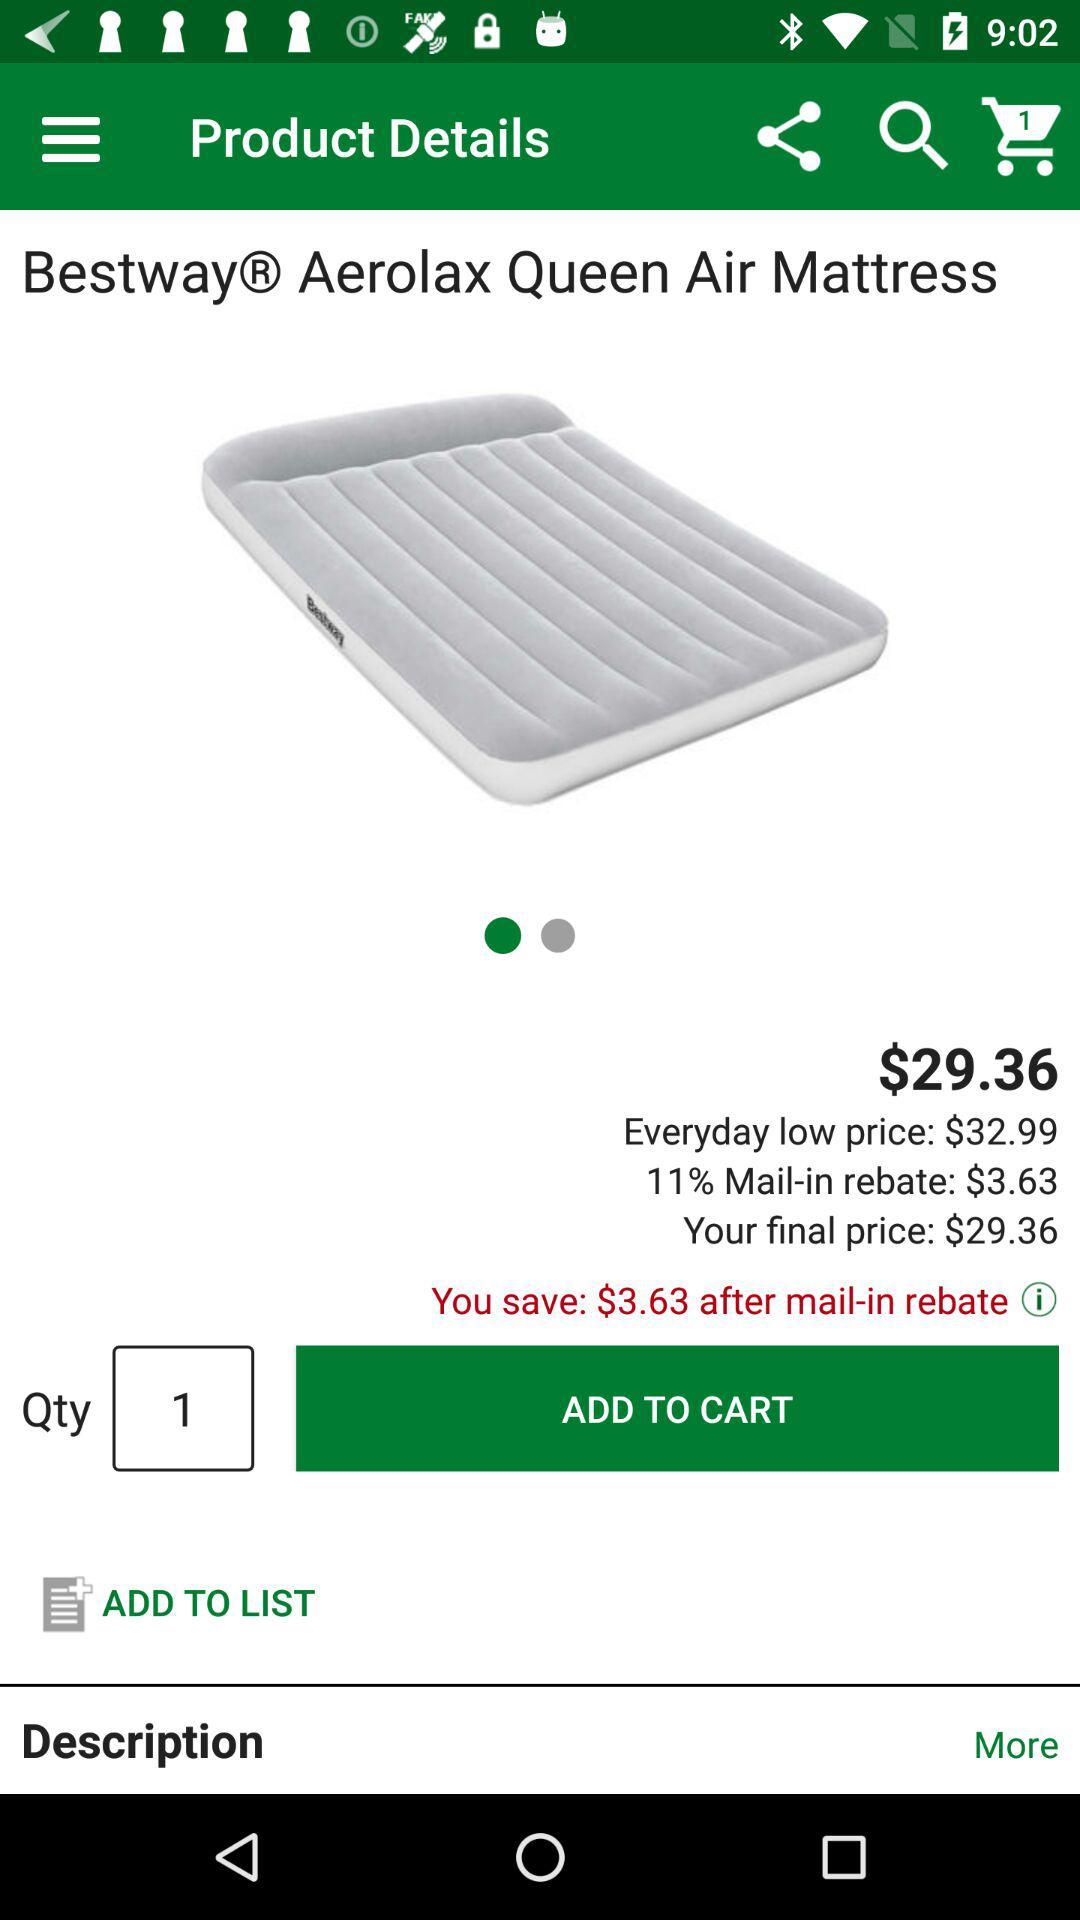 The image size is (1080, 1920). What do you see at coordinates (1038, 1299) in the screenshot?
I see `the info icon` at bounding box center [1038, 1299].